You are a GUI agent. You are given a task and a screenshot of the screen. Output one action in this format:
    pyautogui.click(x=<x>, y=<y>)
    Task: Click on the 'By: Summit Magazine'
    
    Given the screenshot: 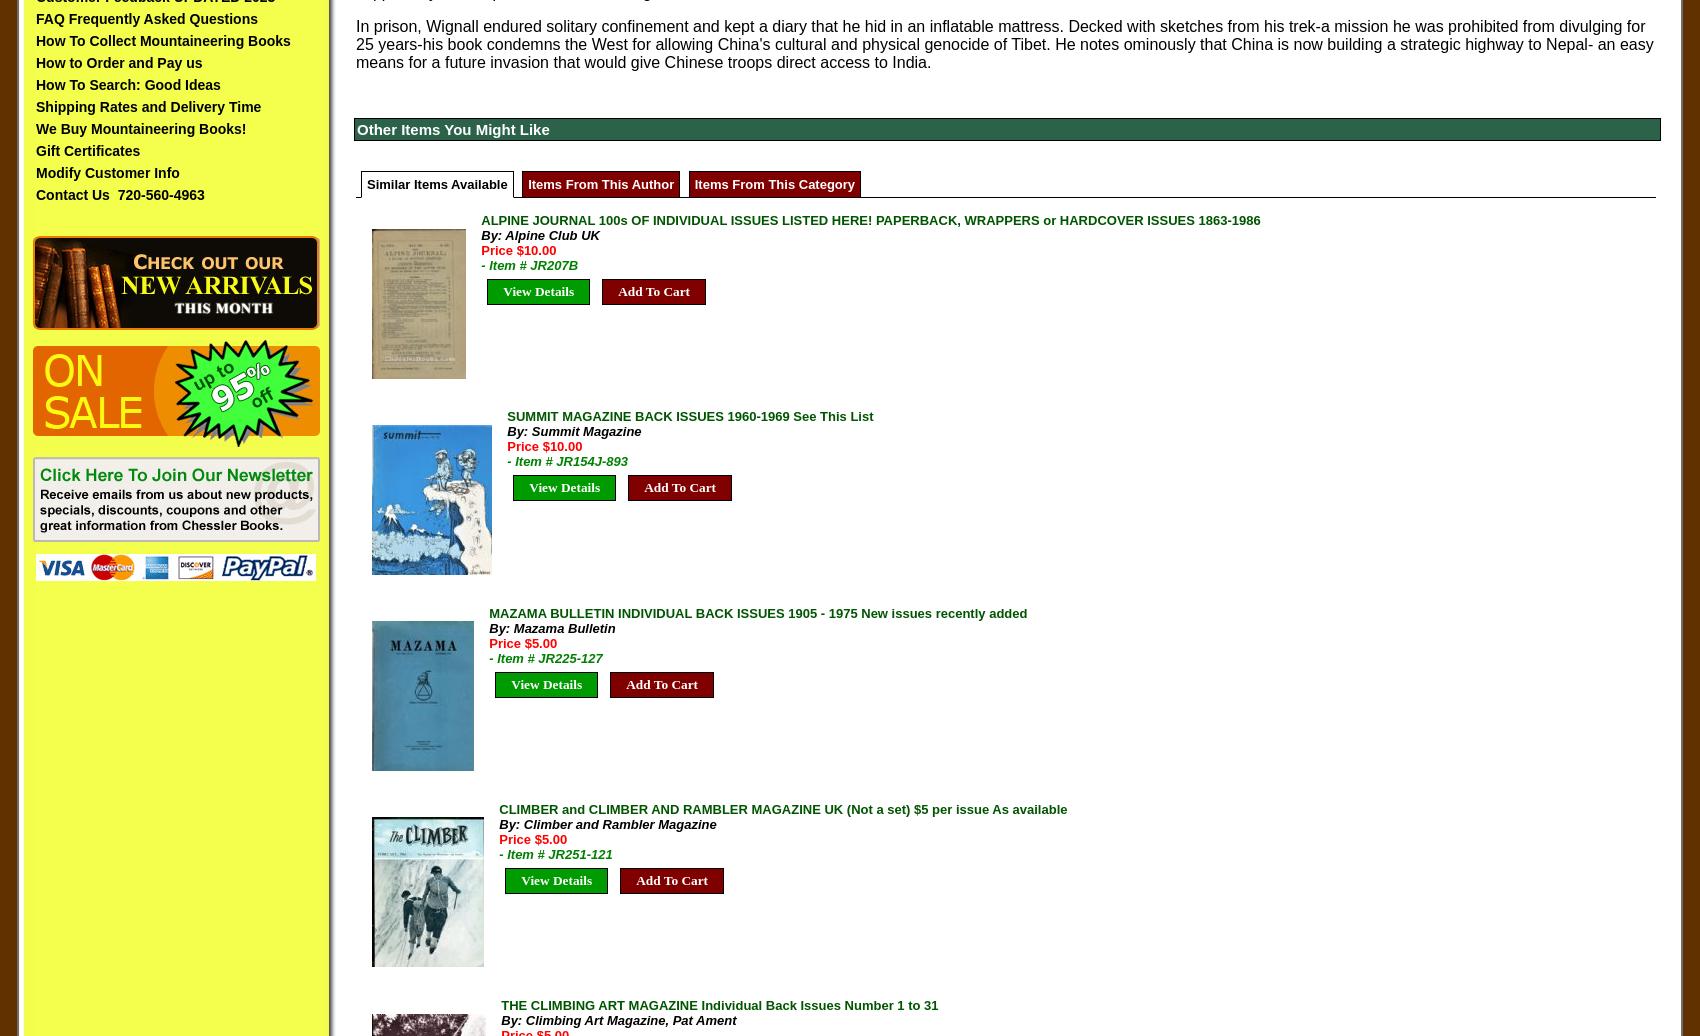 What is the action you would take?
    pyautogui.click(x=572, y=431)
    